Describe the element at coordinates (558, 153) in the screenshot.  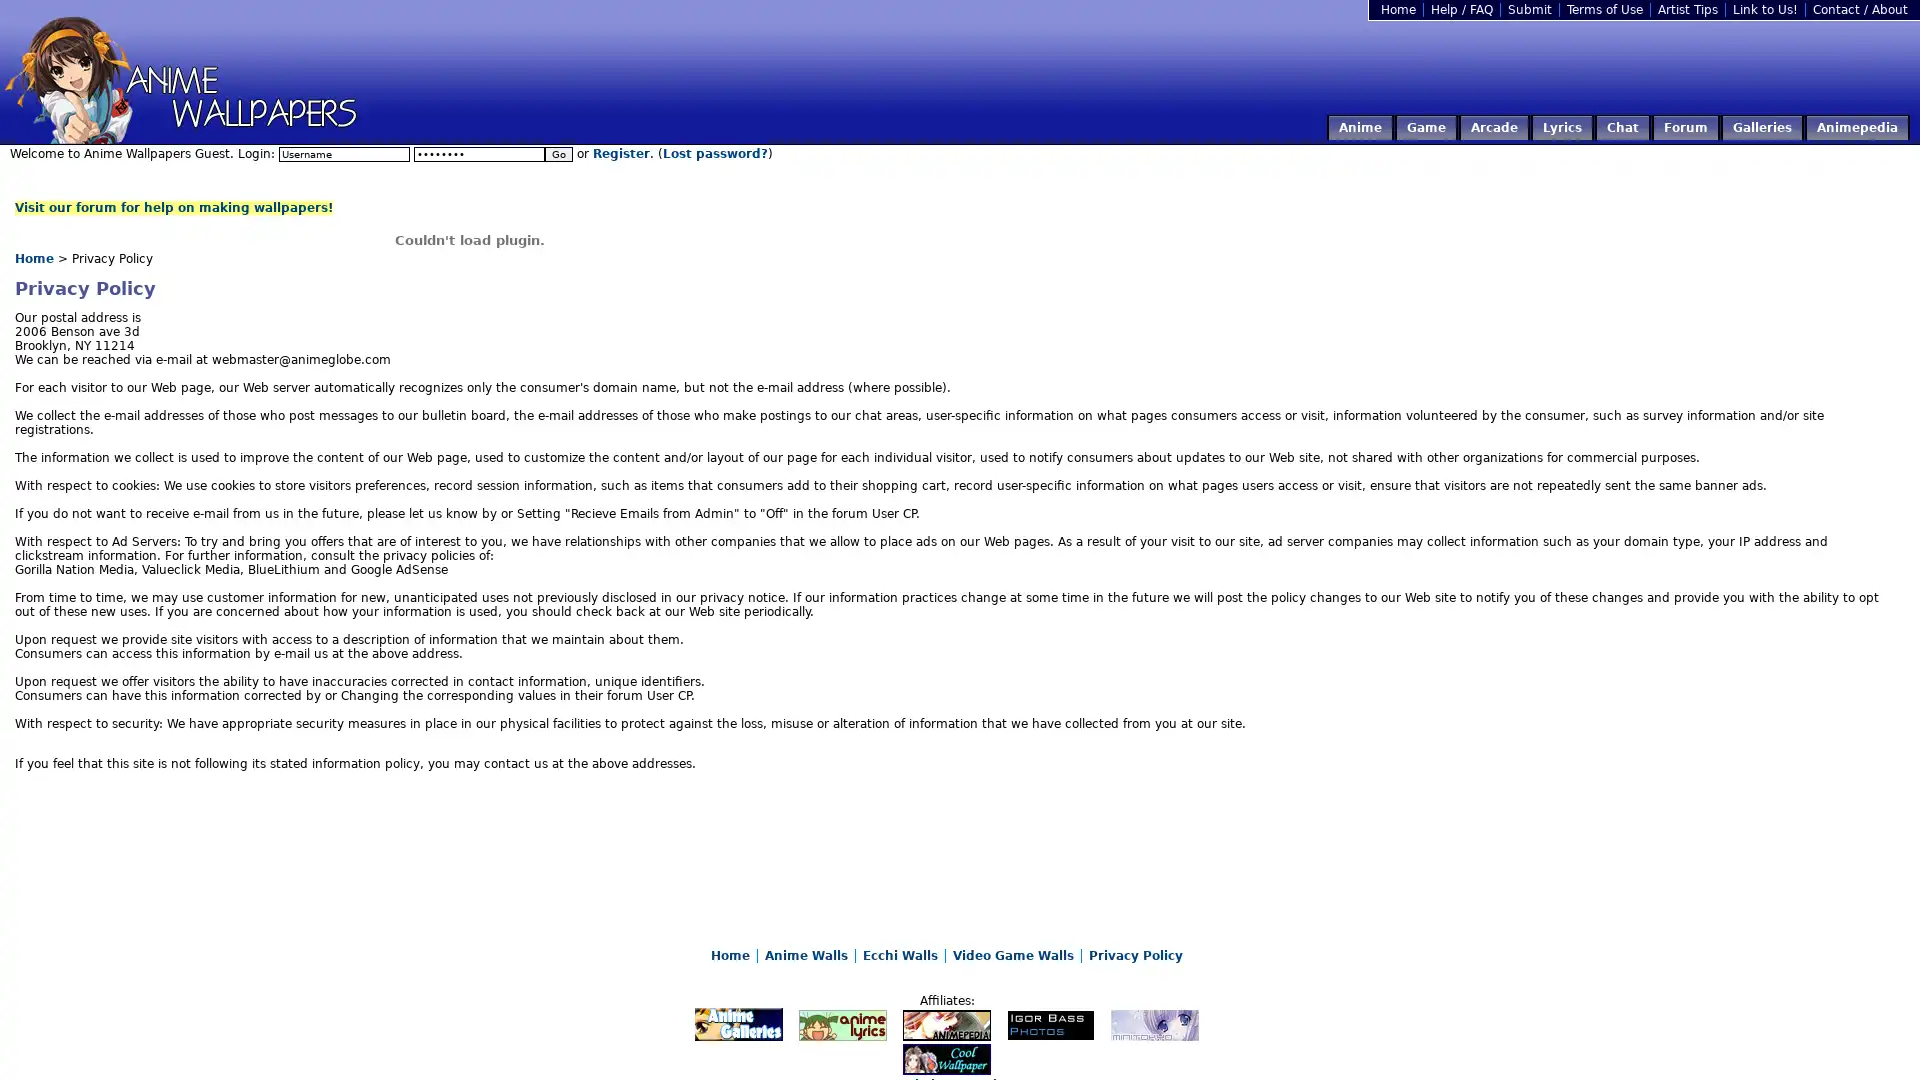
I see `Go` at that location.